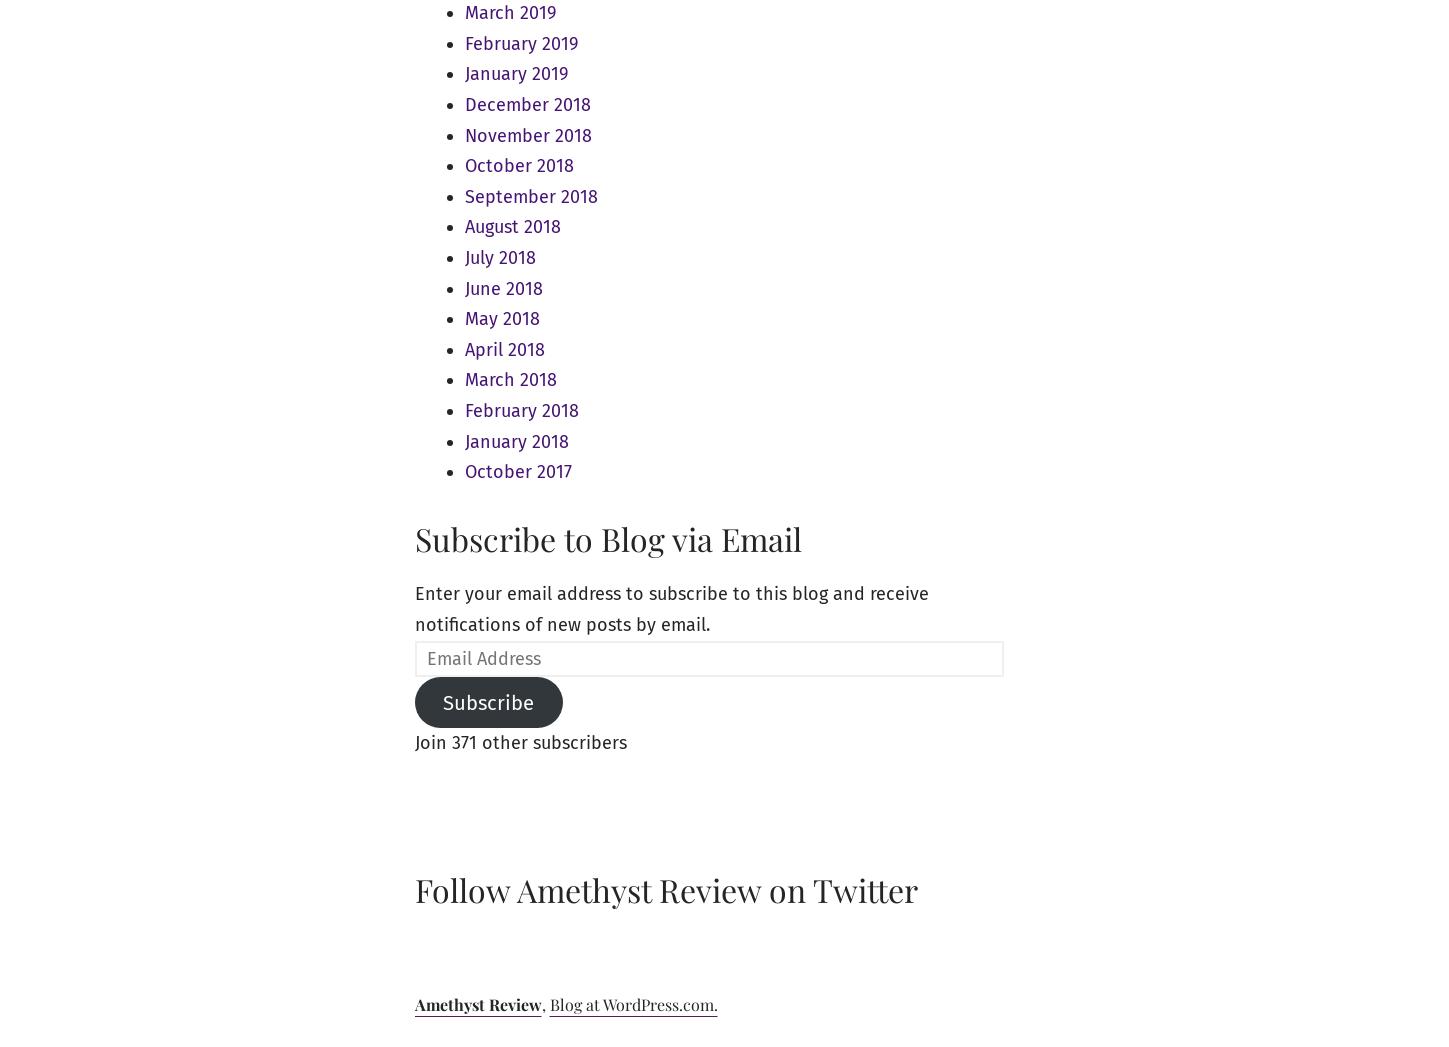 Image resolution: width=1449 pixels, height=1047 pixels. I want to click on 'February 2019', so click(519, 42).